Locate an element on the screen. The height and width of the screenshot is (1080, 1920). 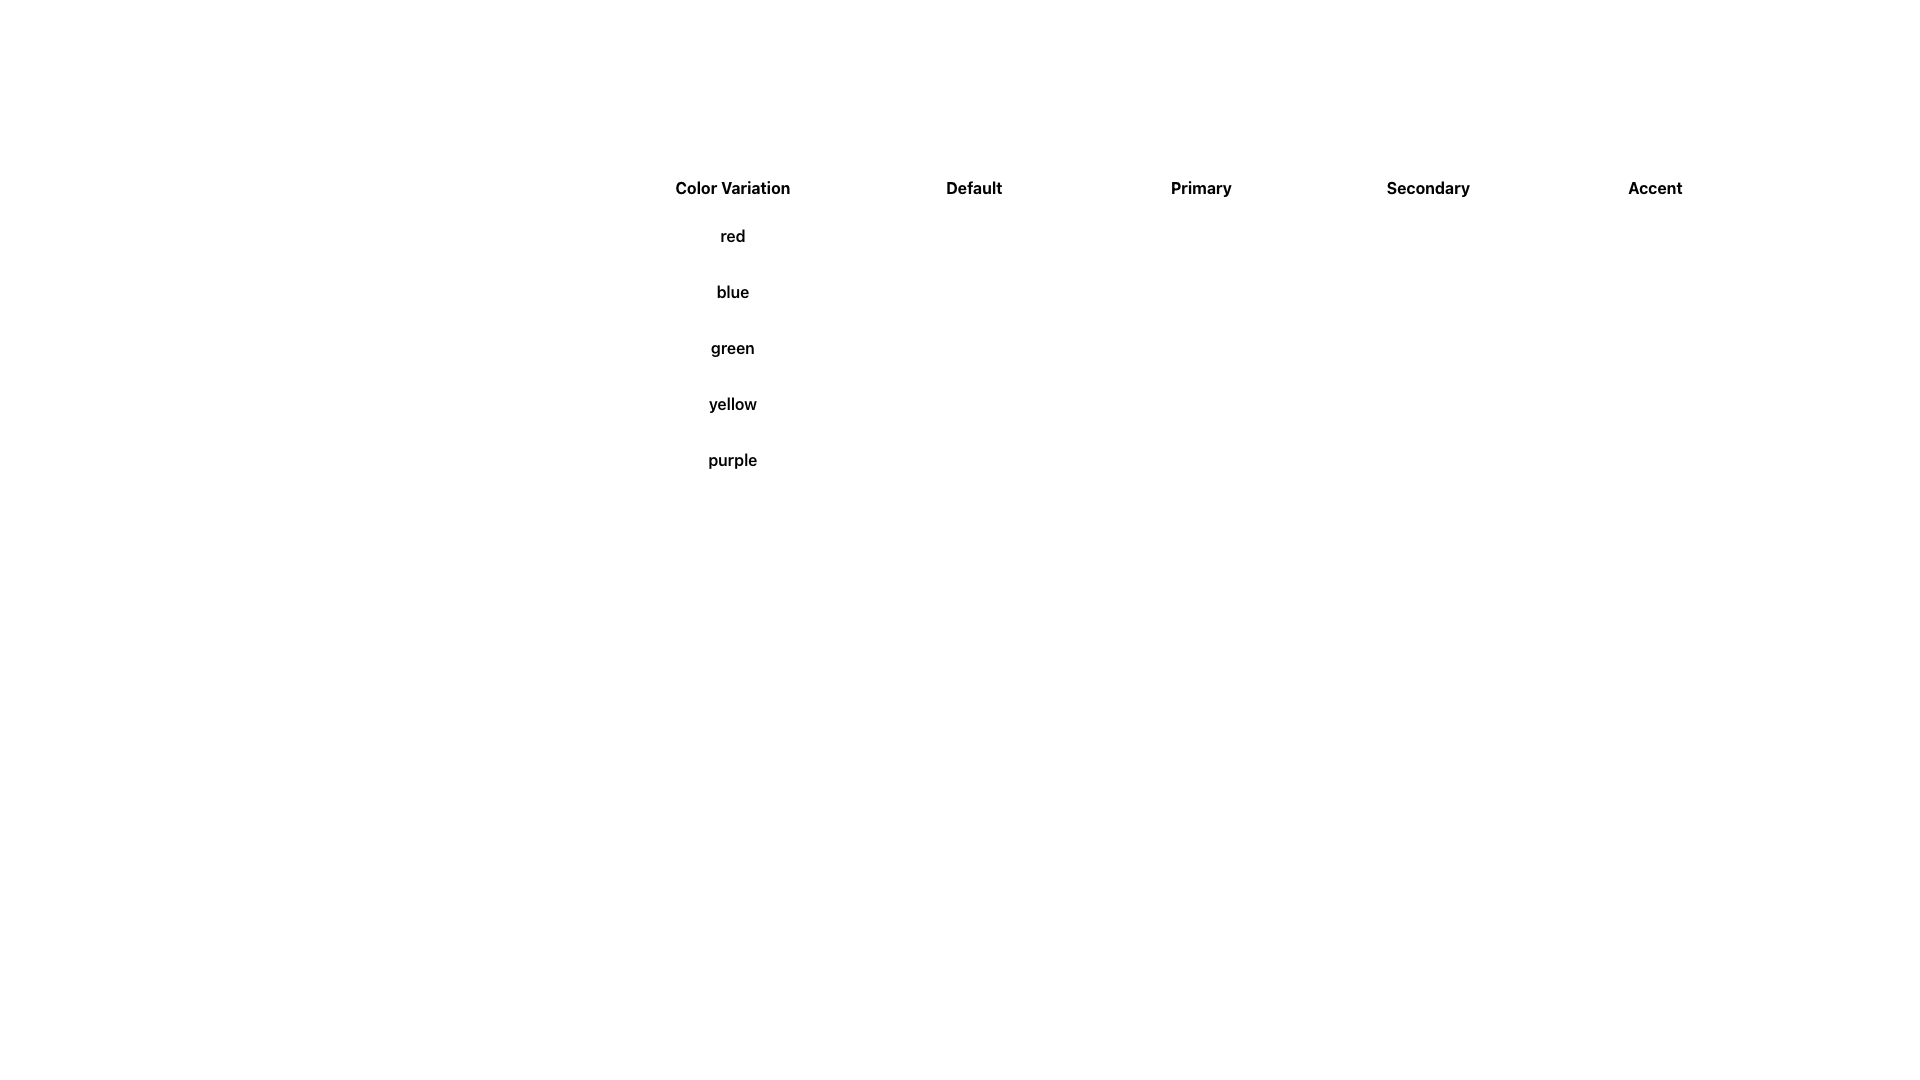
the interactive button located on the fourth row under the 'Secondary' column, which is styled with a yellow color concept is located at coordinates (1427, 404).